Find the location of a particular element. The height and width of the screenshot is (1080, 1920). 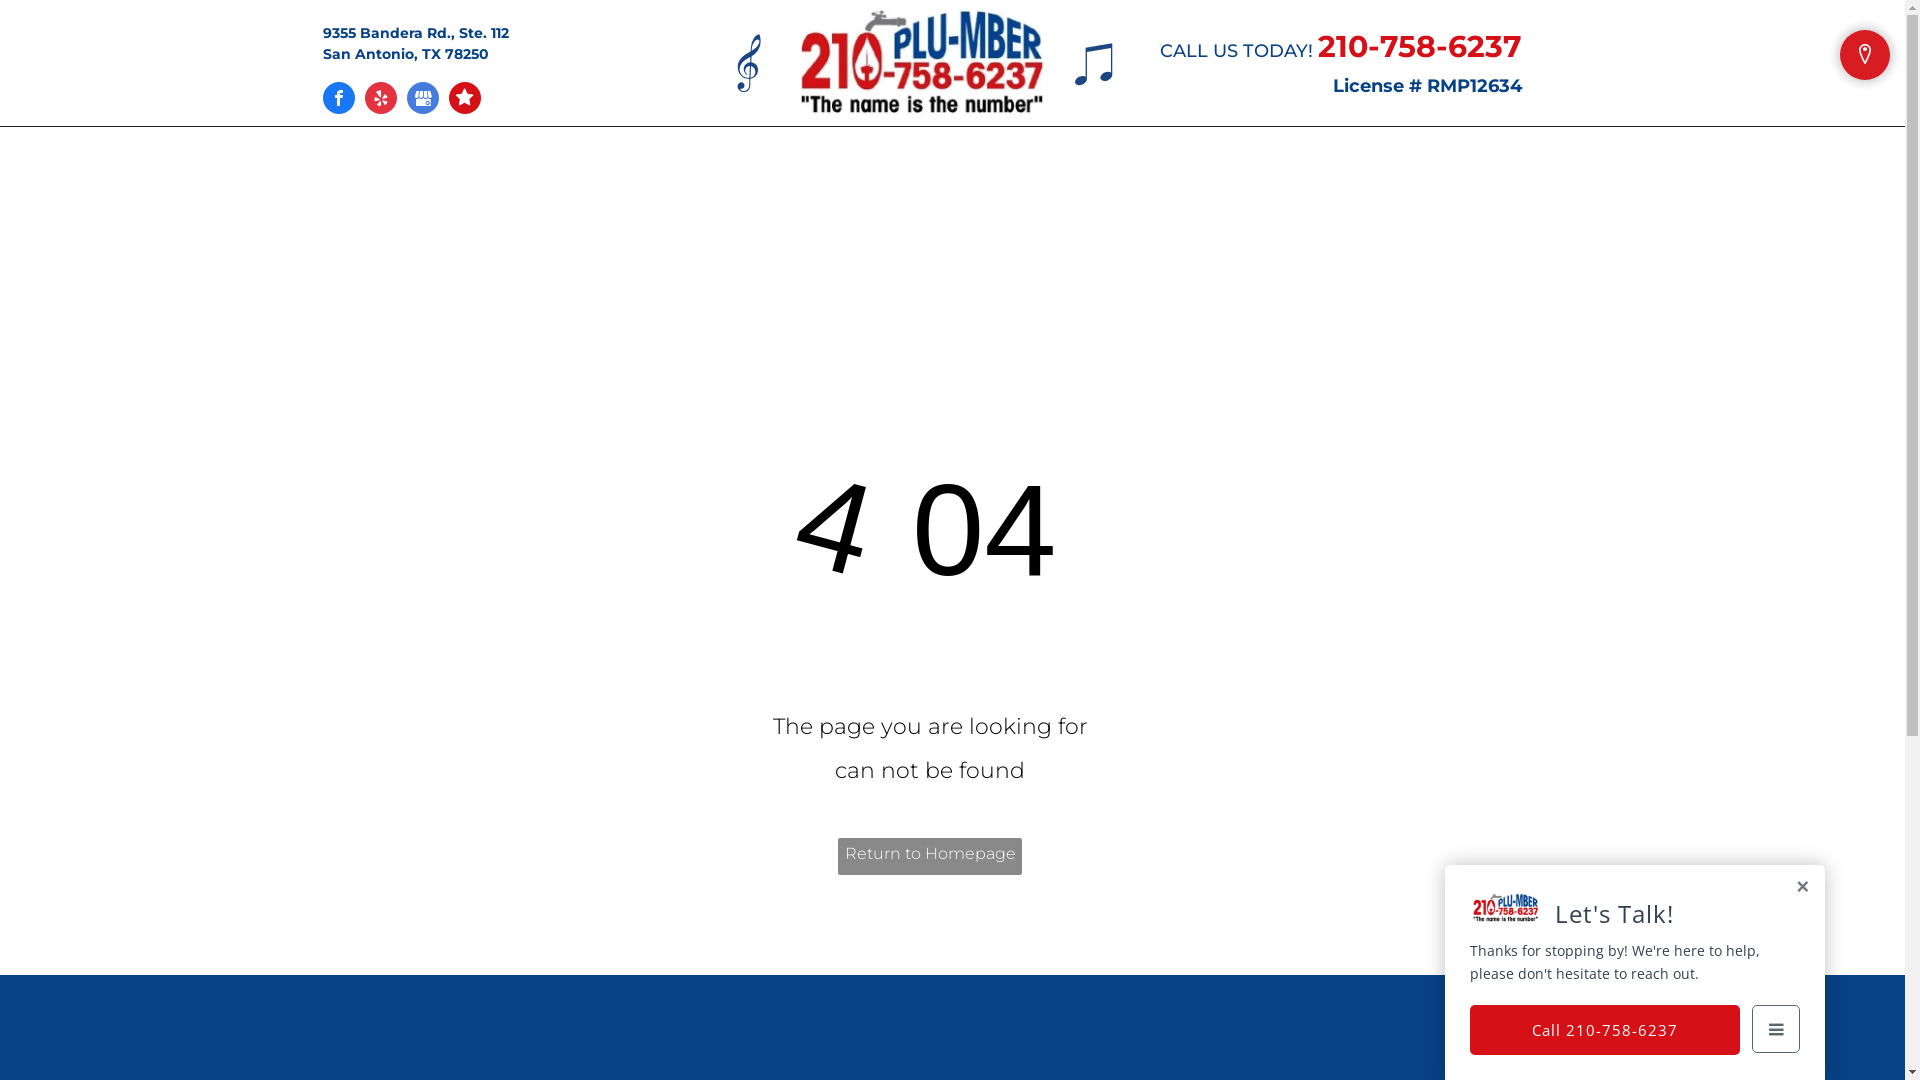

'210-PLUMBER' is located at coordinates (920, 60).